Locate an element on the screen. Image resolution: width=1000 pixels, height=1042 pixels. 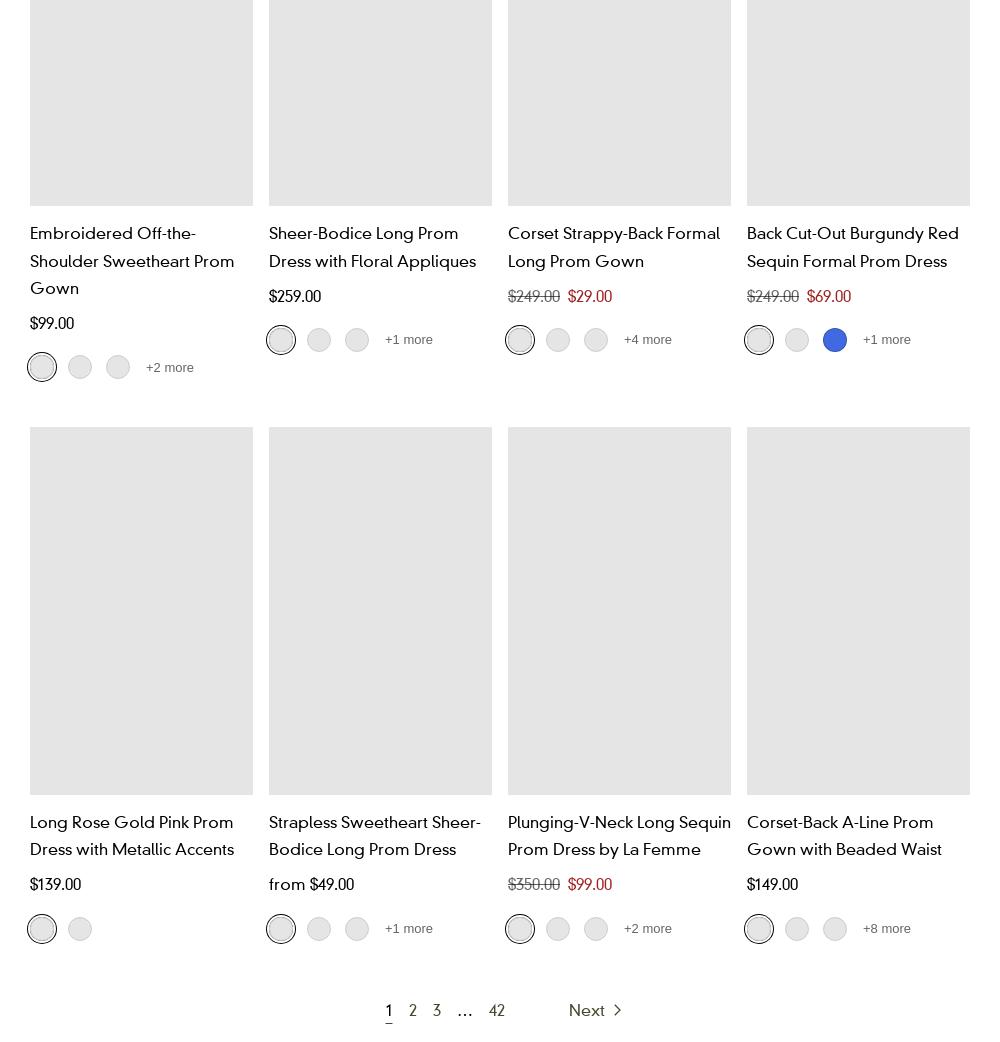
'Mauve' is located at coordinates (294, 404).